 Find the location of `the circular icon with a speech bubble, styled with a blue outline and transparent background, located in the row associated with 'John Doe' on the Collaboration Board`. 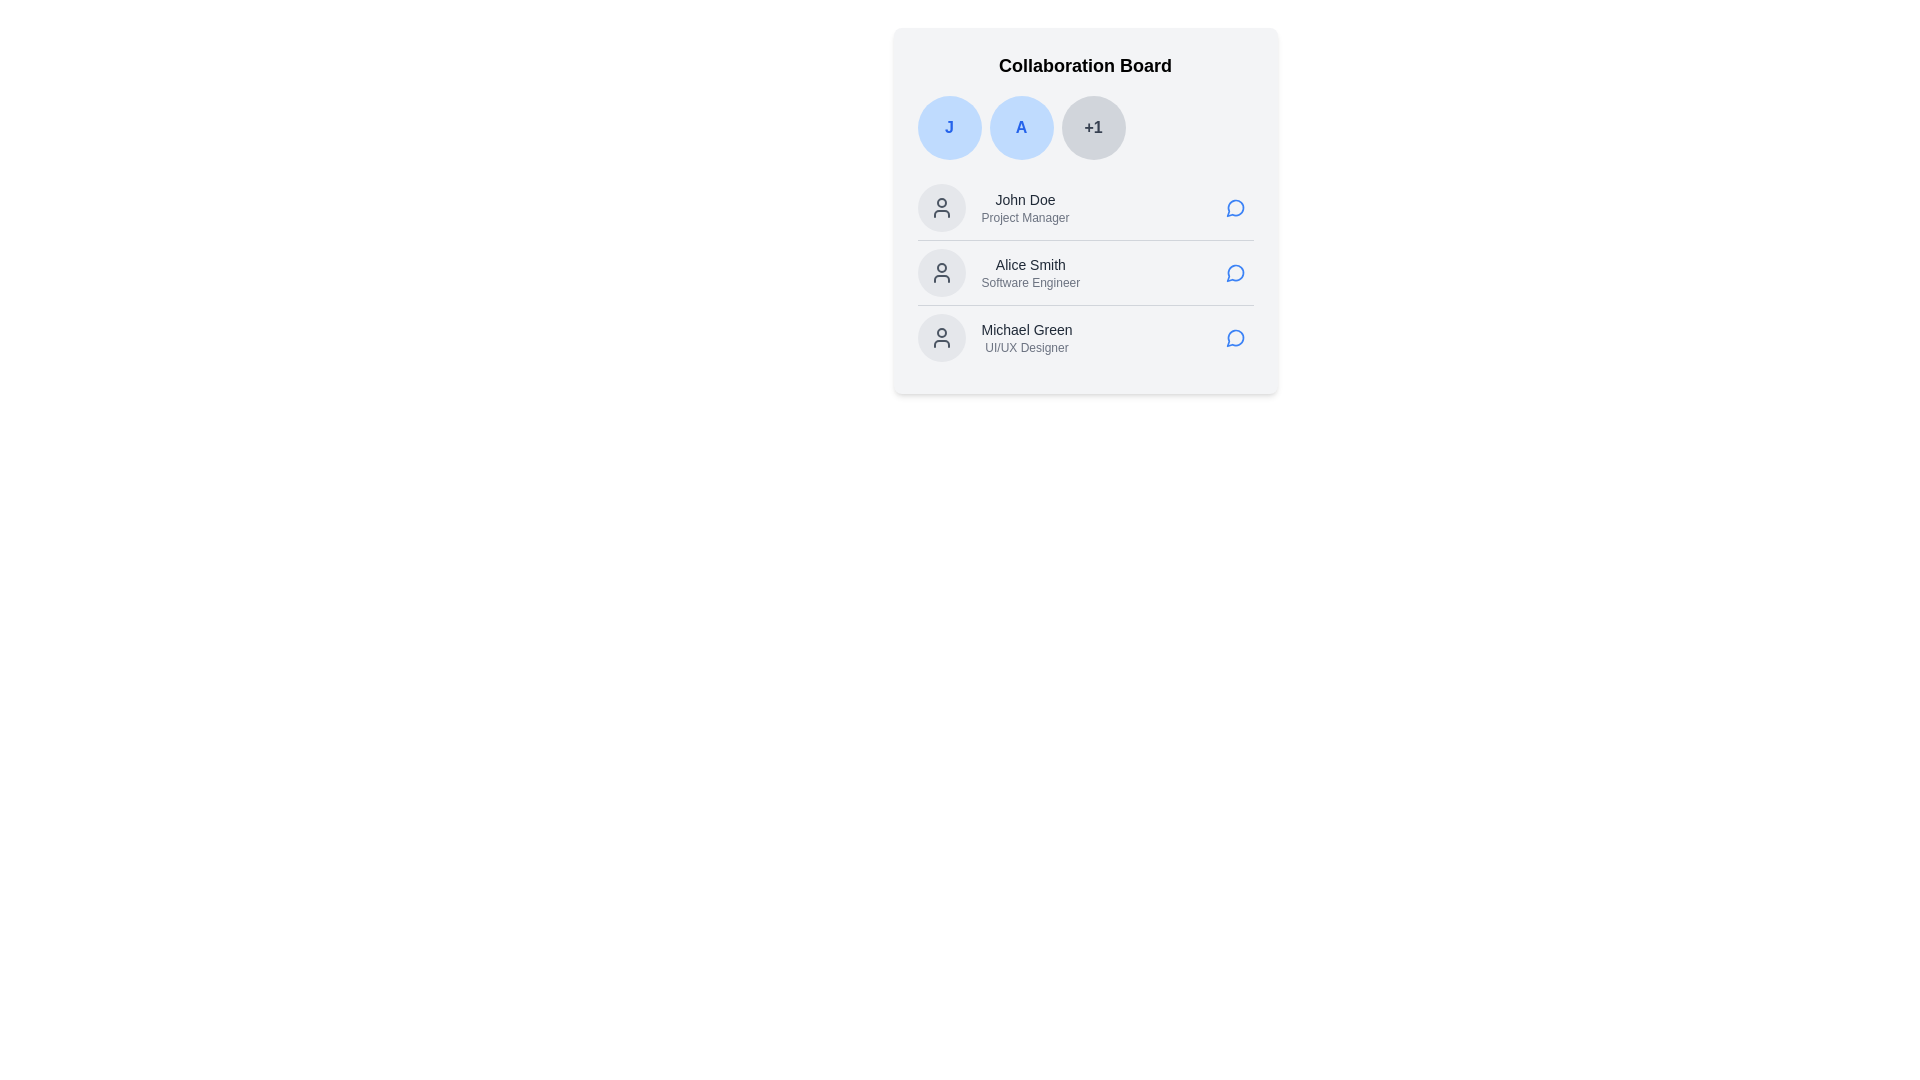

the circular icon with a speech bubble, styled with a blue outline and transparent background, located in the row associated with 'John Doe' on the Collaboration Board is located at coordinates (1234, 208).